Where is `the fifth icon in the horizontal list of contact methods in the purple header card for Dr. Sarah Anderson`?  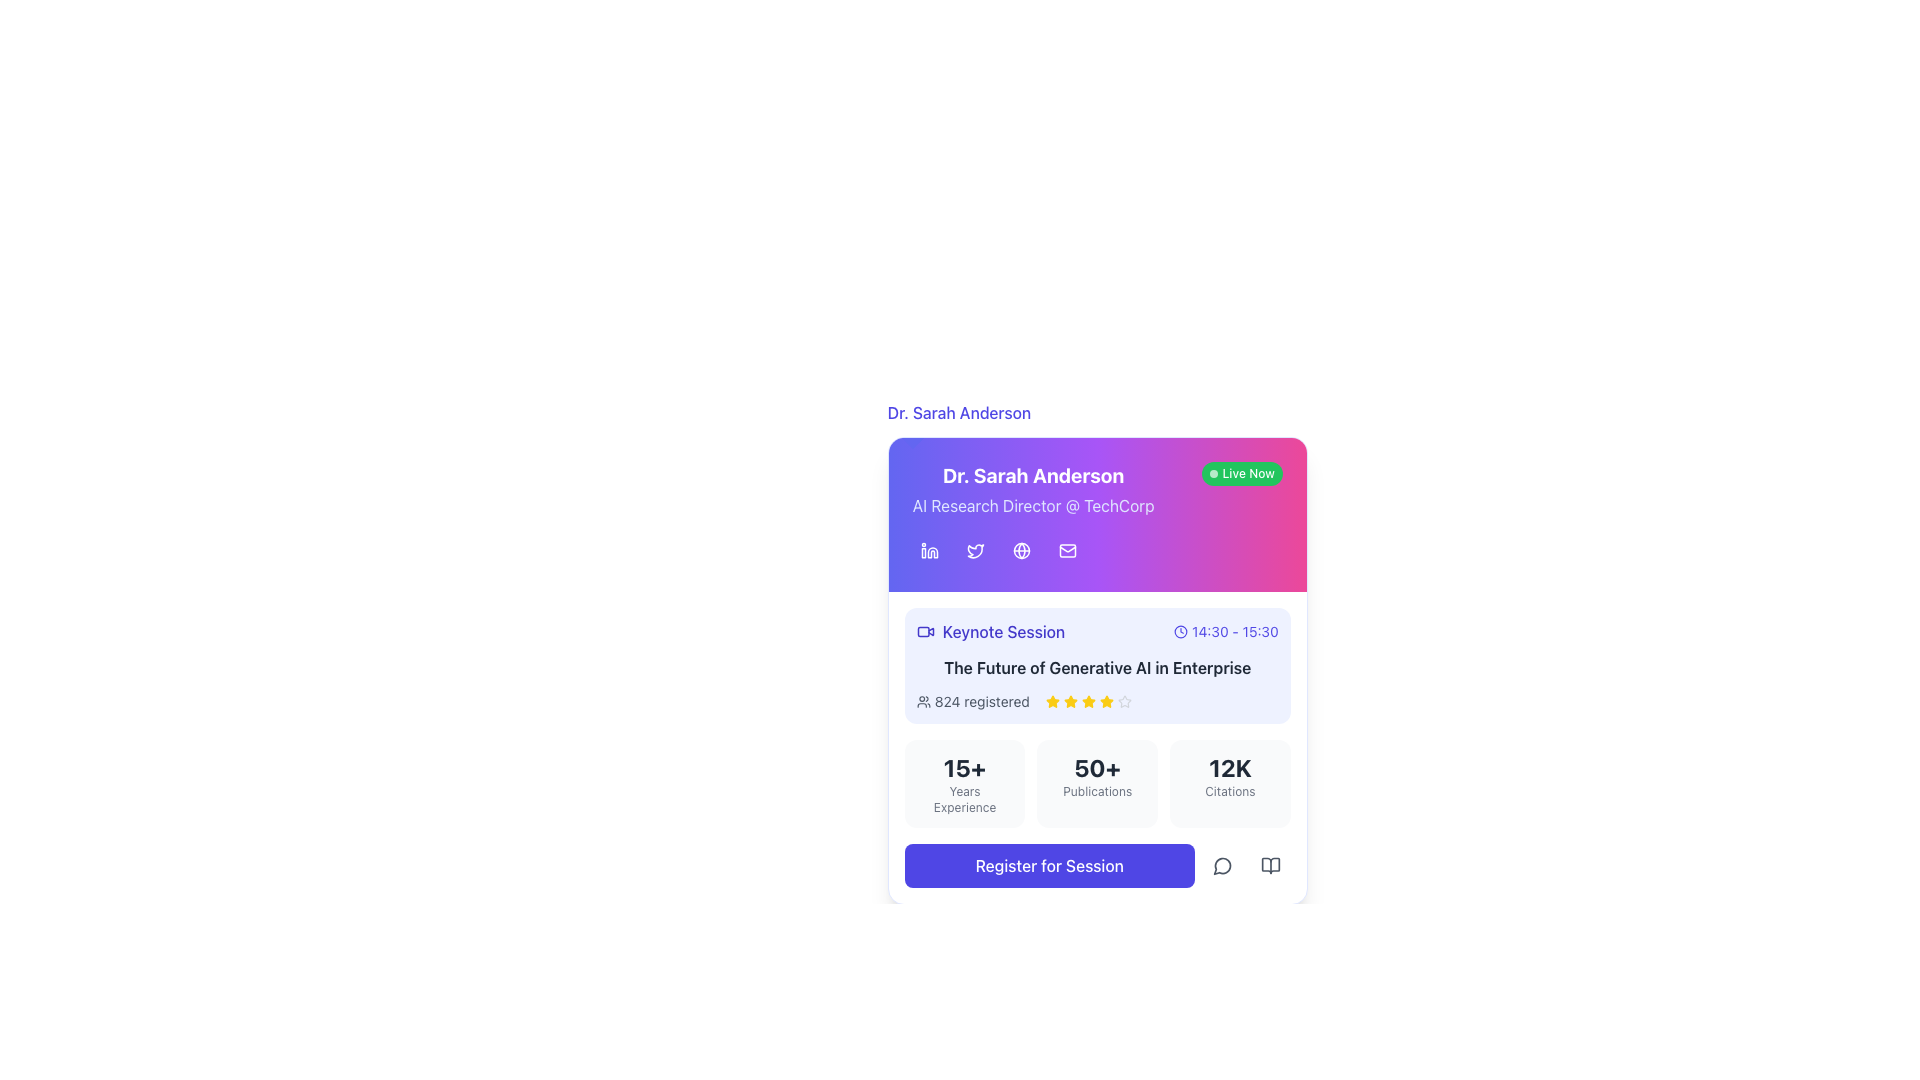 the fifth icon in the horizontal list of contact methods in the purple header card for Dr. Sarah Anderson is located at coordinates (1066, 551).